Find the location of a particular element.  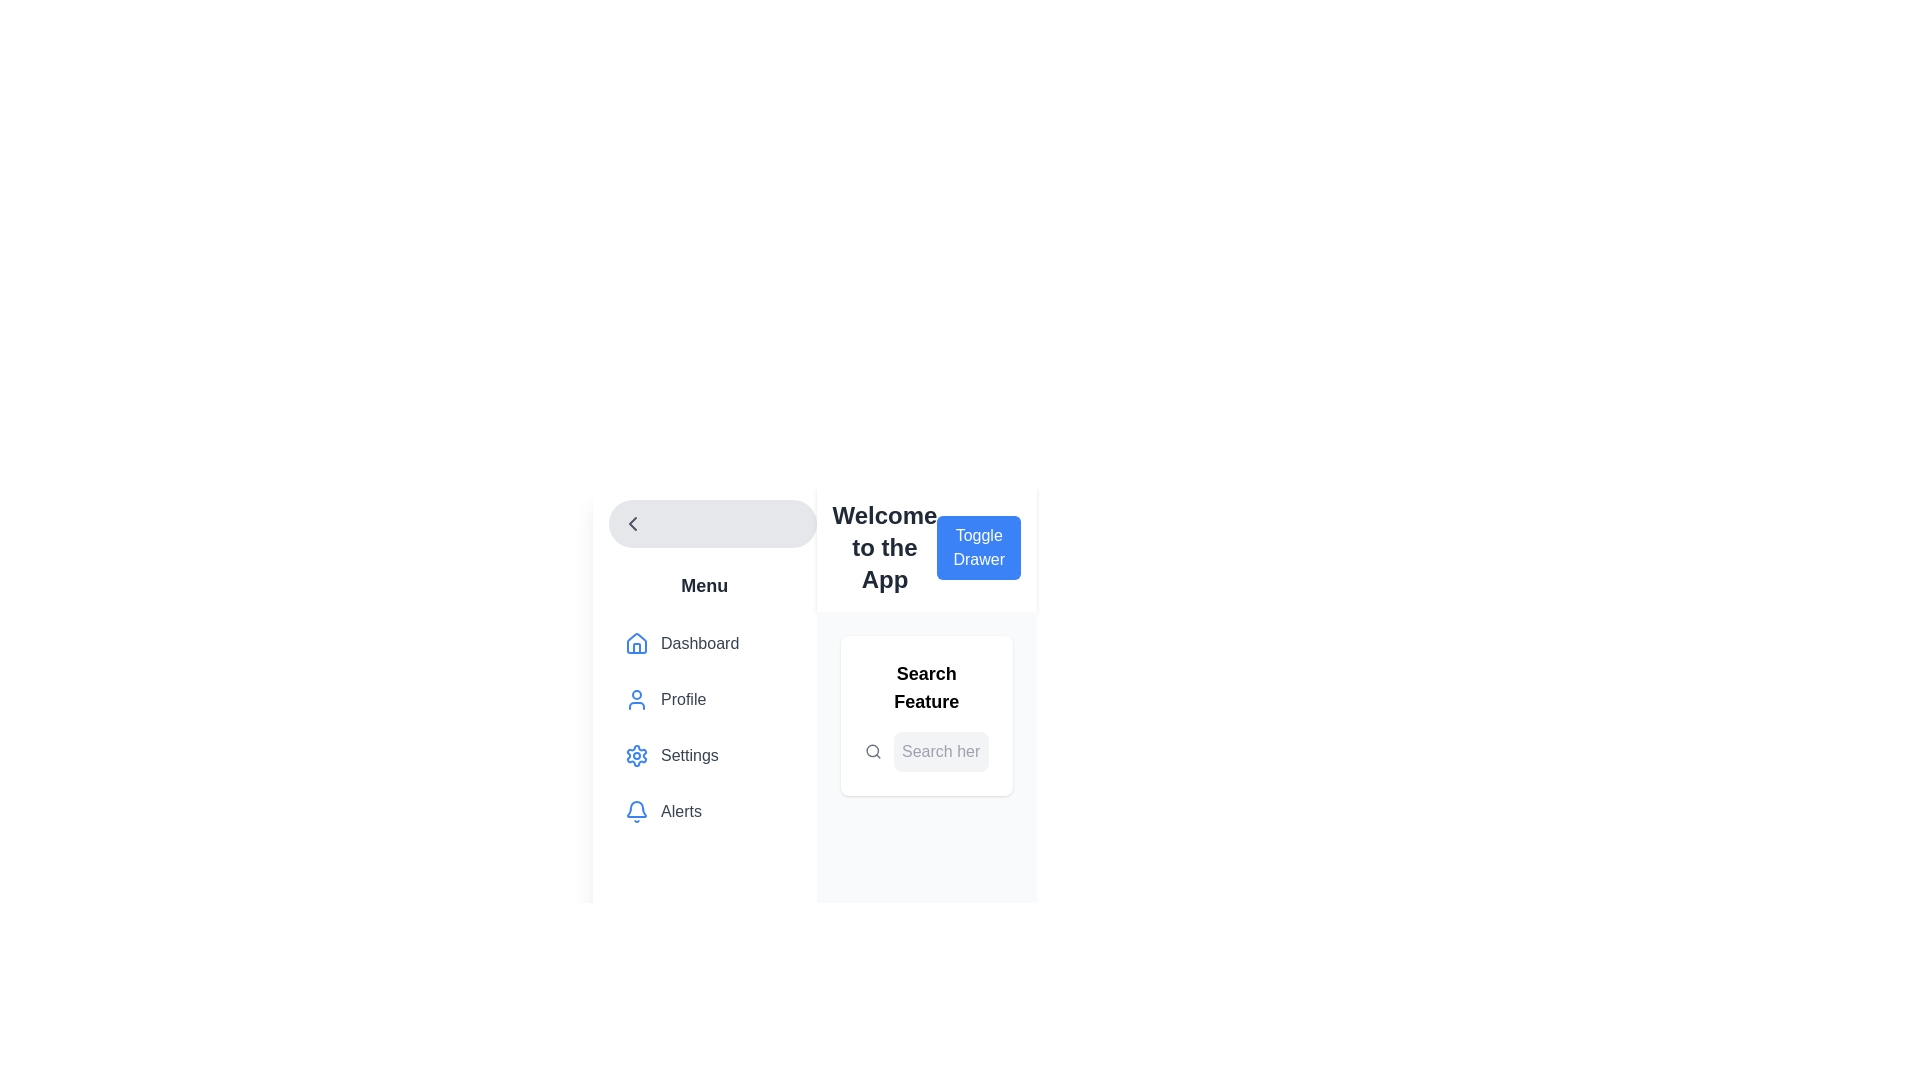

the Text Label that indicates the menu section of the application, located in the top-left sidebar area, above navigational links such as 'Dashboard', 'Profile', and 'Settings' is located at coordinates (704, 585).